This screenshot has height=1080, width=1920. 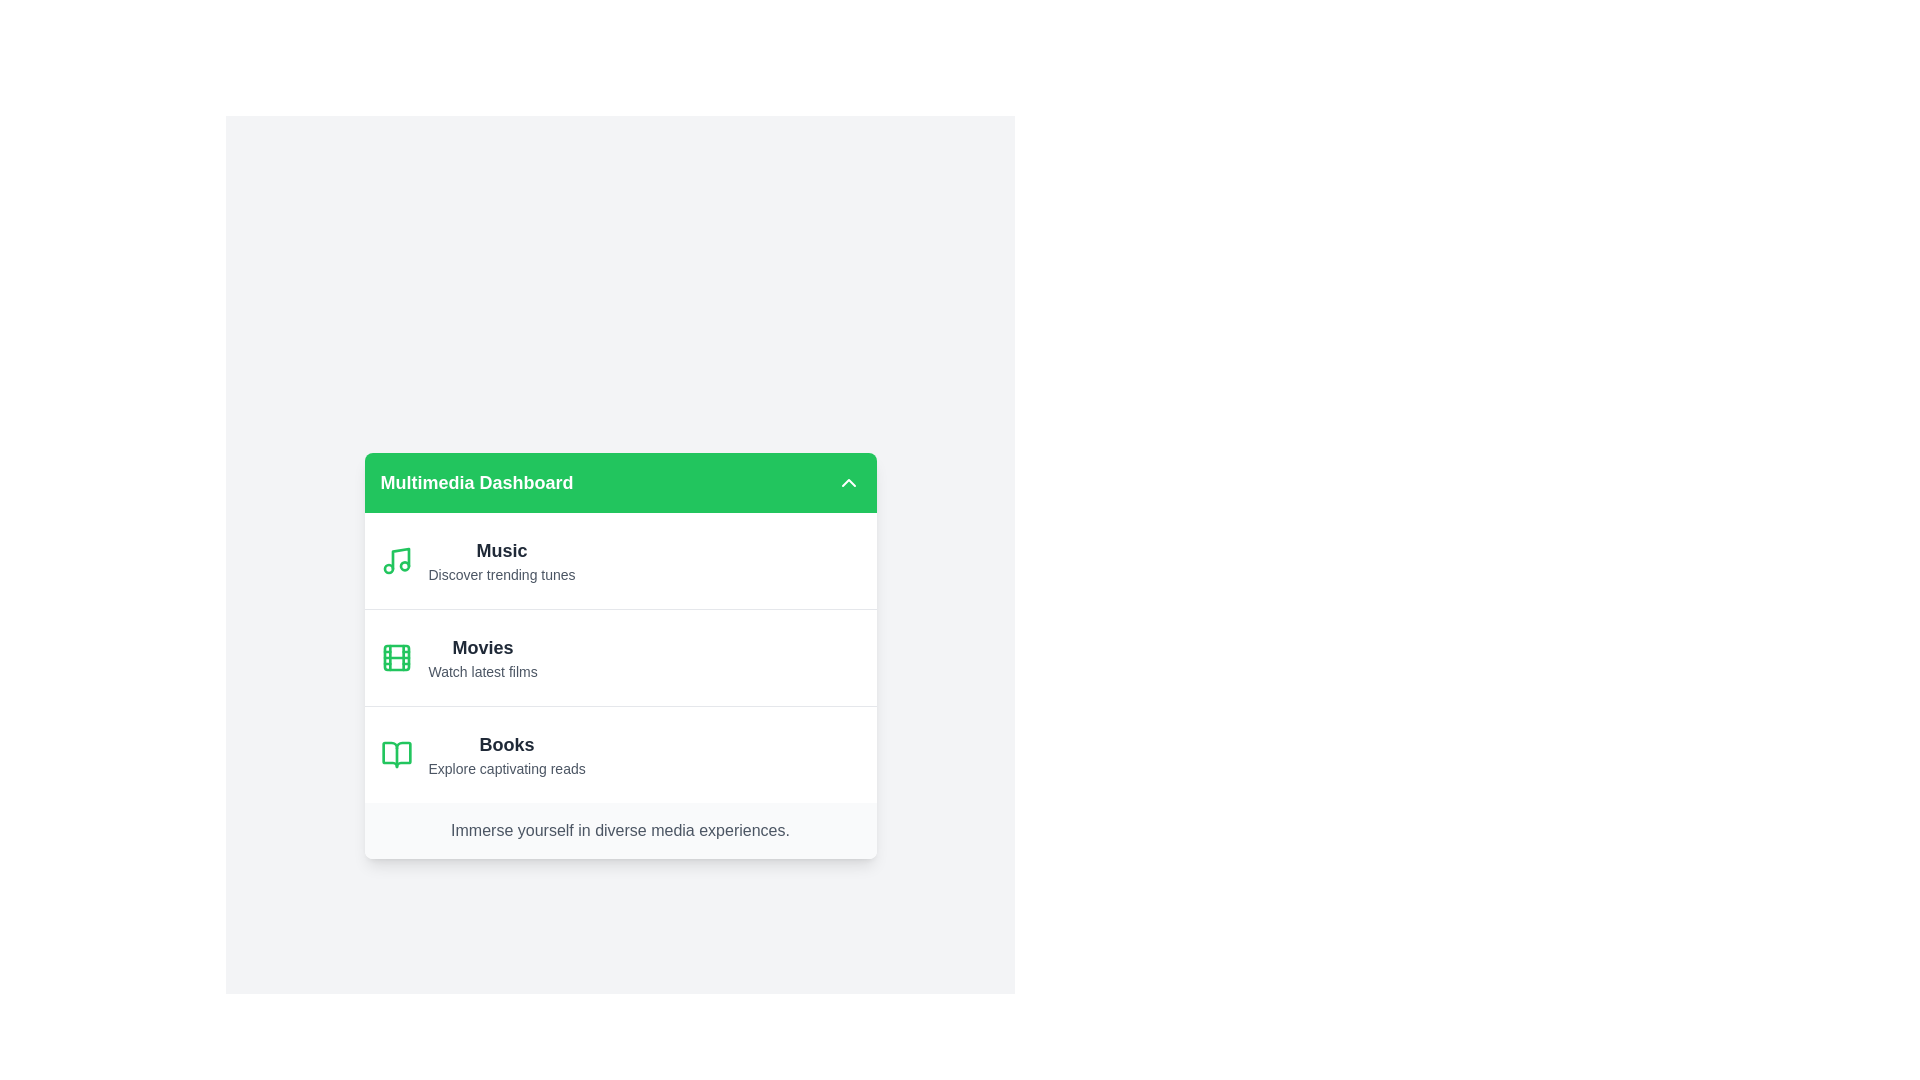 What do you see at coordinates (619, 560) in the screenshot?
I see `the category Music to explore its content` at bounding box center [619, 560].